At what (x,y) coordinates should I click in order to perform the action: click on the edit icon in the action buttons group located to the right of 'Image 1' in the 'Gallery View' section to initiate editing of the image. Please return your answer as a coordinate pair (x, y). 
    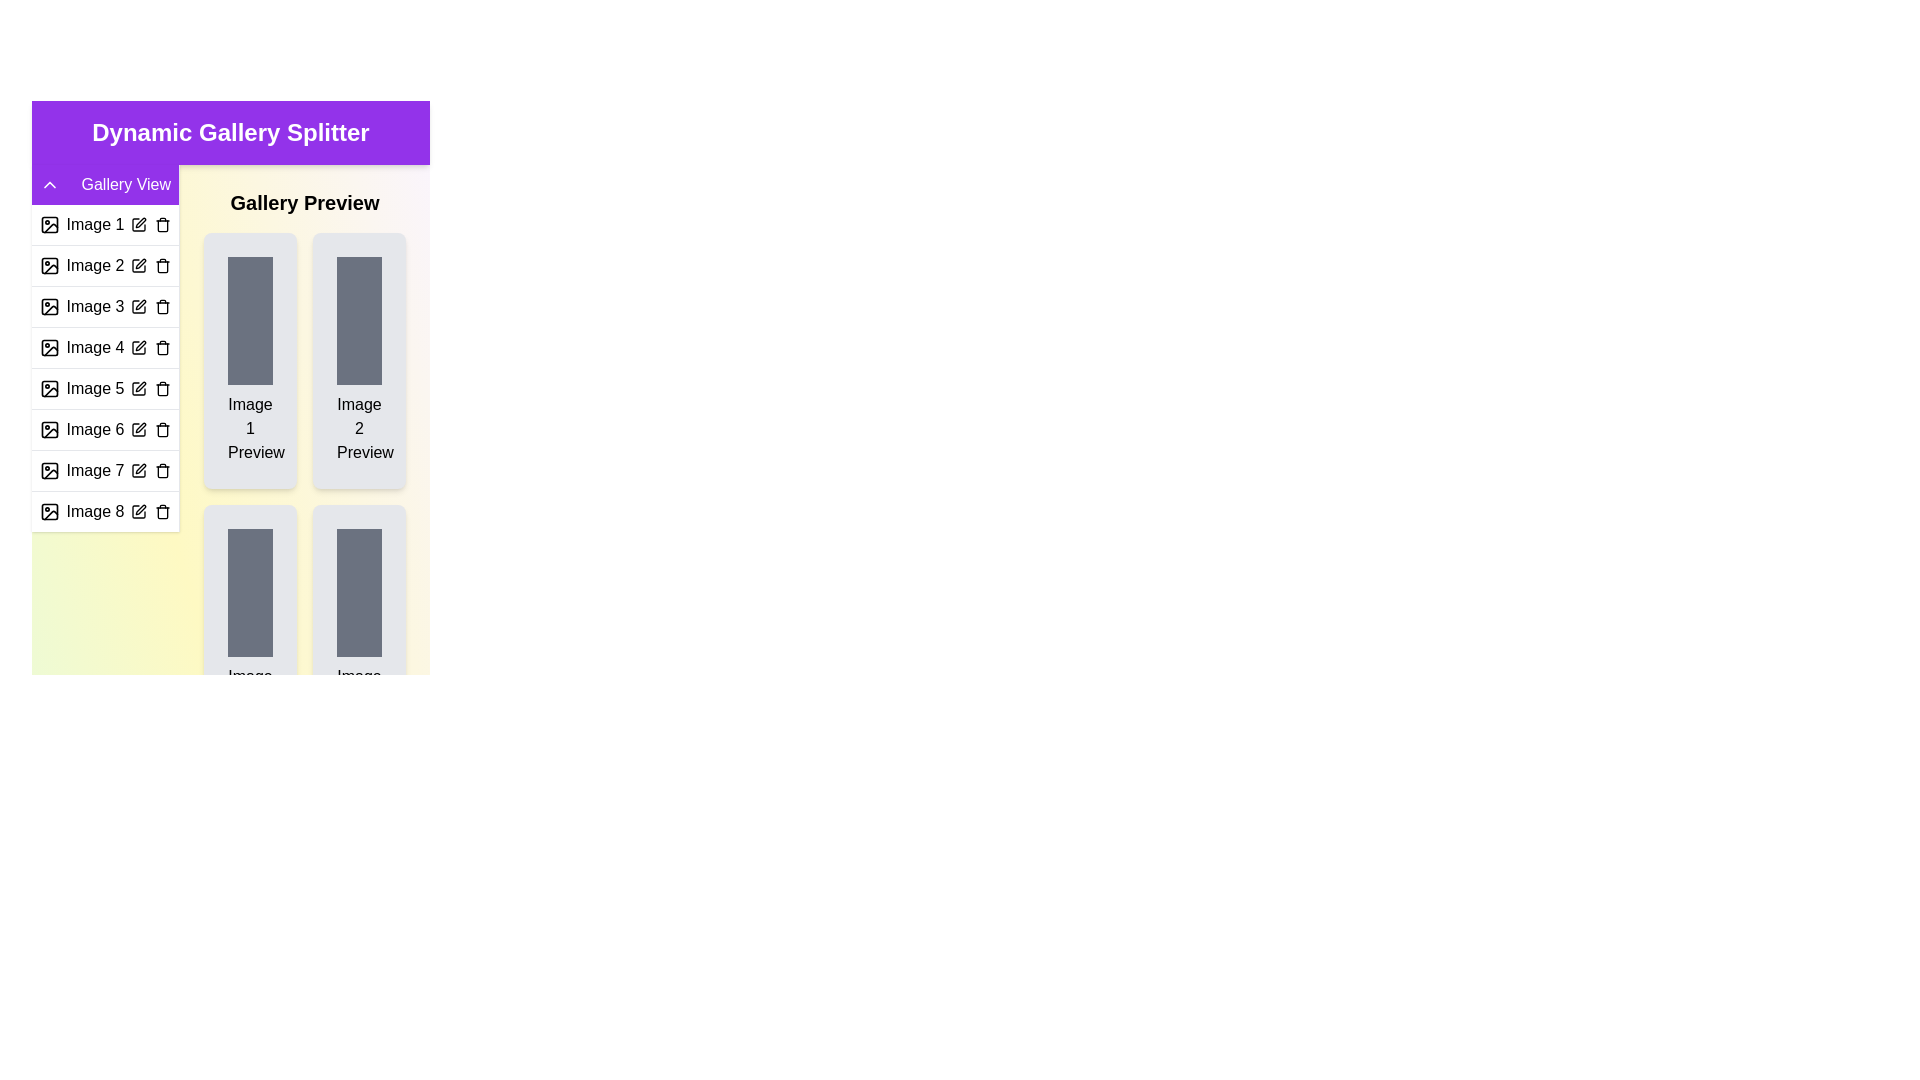
    Looking at the image, I should click on (149, 224).